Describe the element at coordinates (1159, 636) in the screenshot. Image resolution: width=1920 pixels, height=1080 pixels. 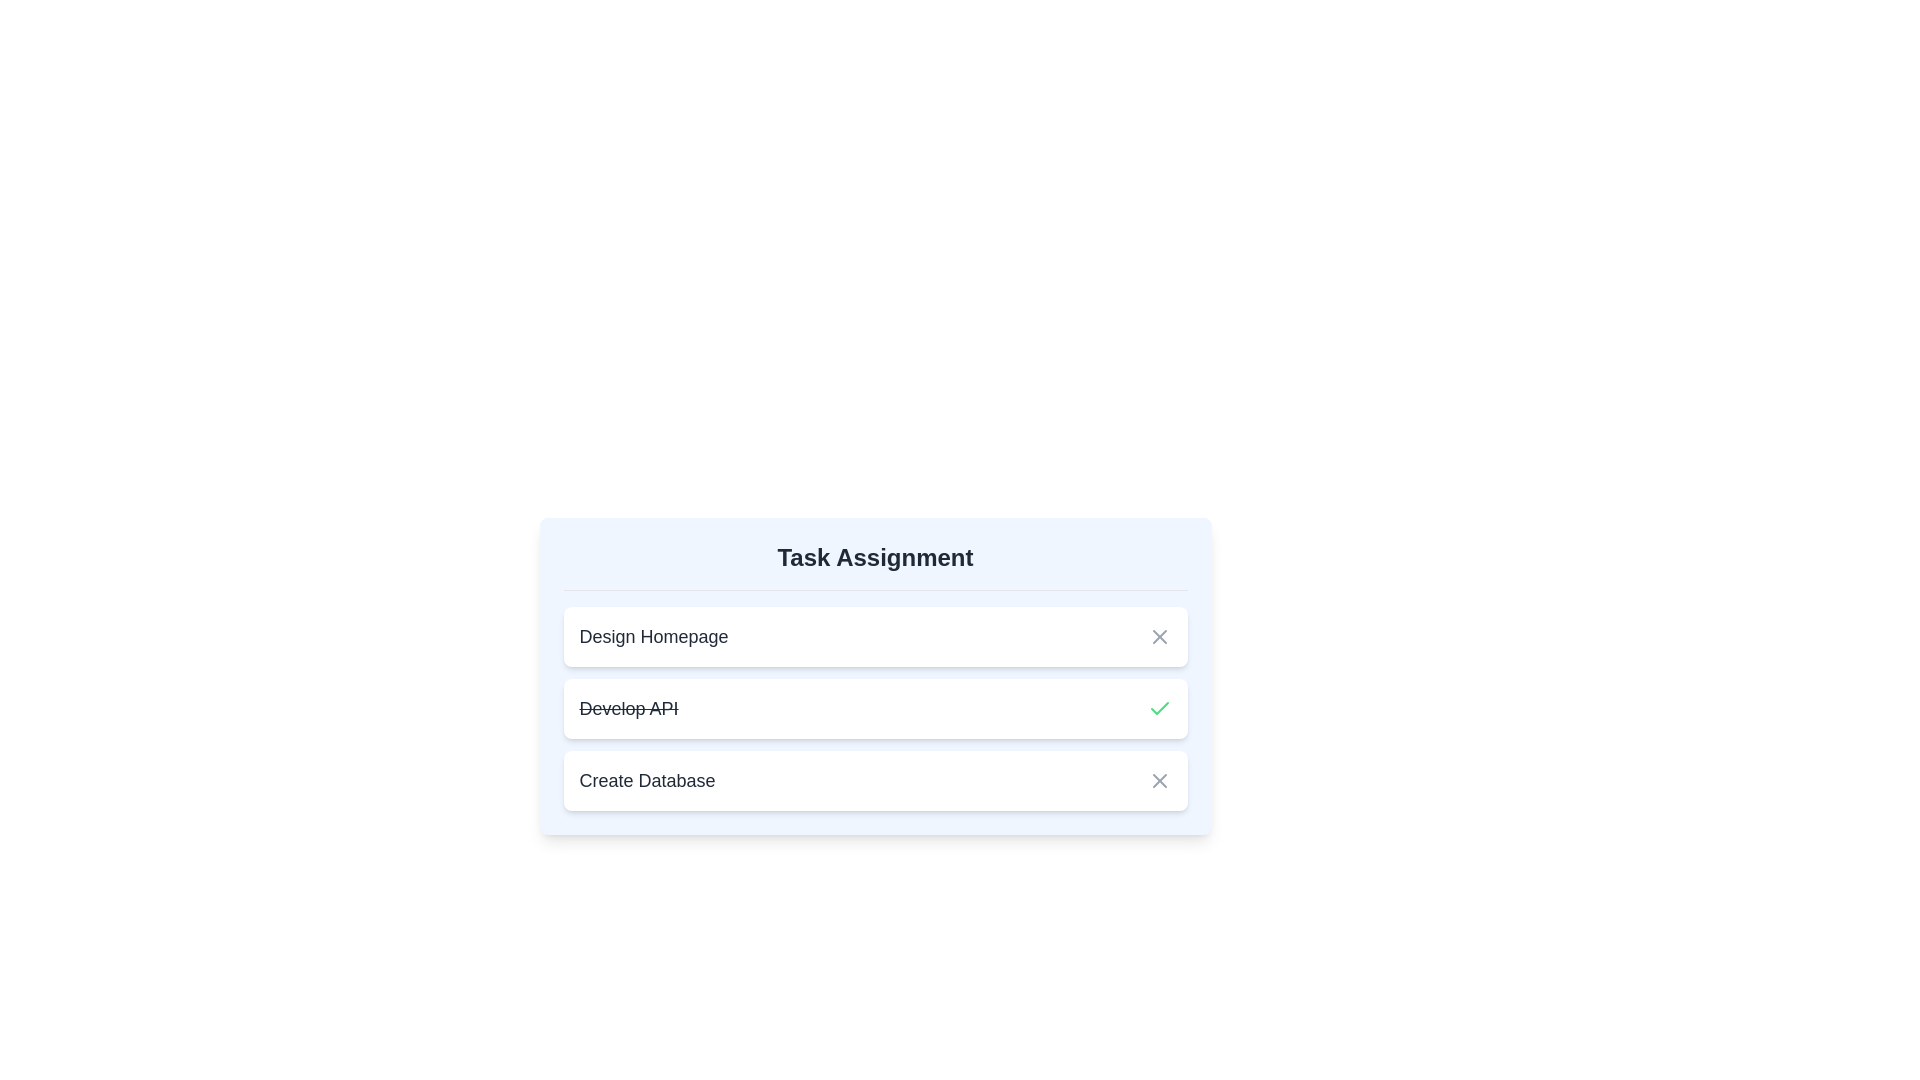
I see `the button` at that location.